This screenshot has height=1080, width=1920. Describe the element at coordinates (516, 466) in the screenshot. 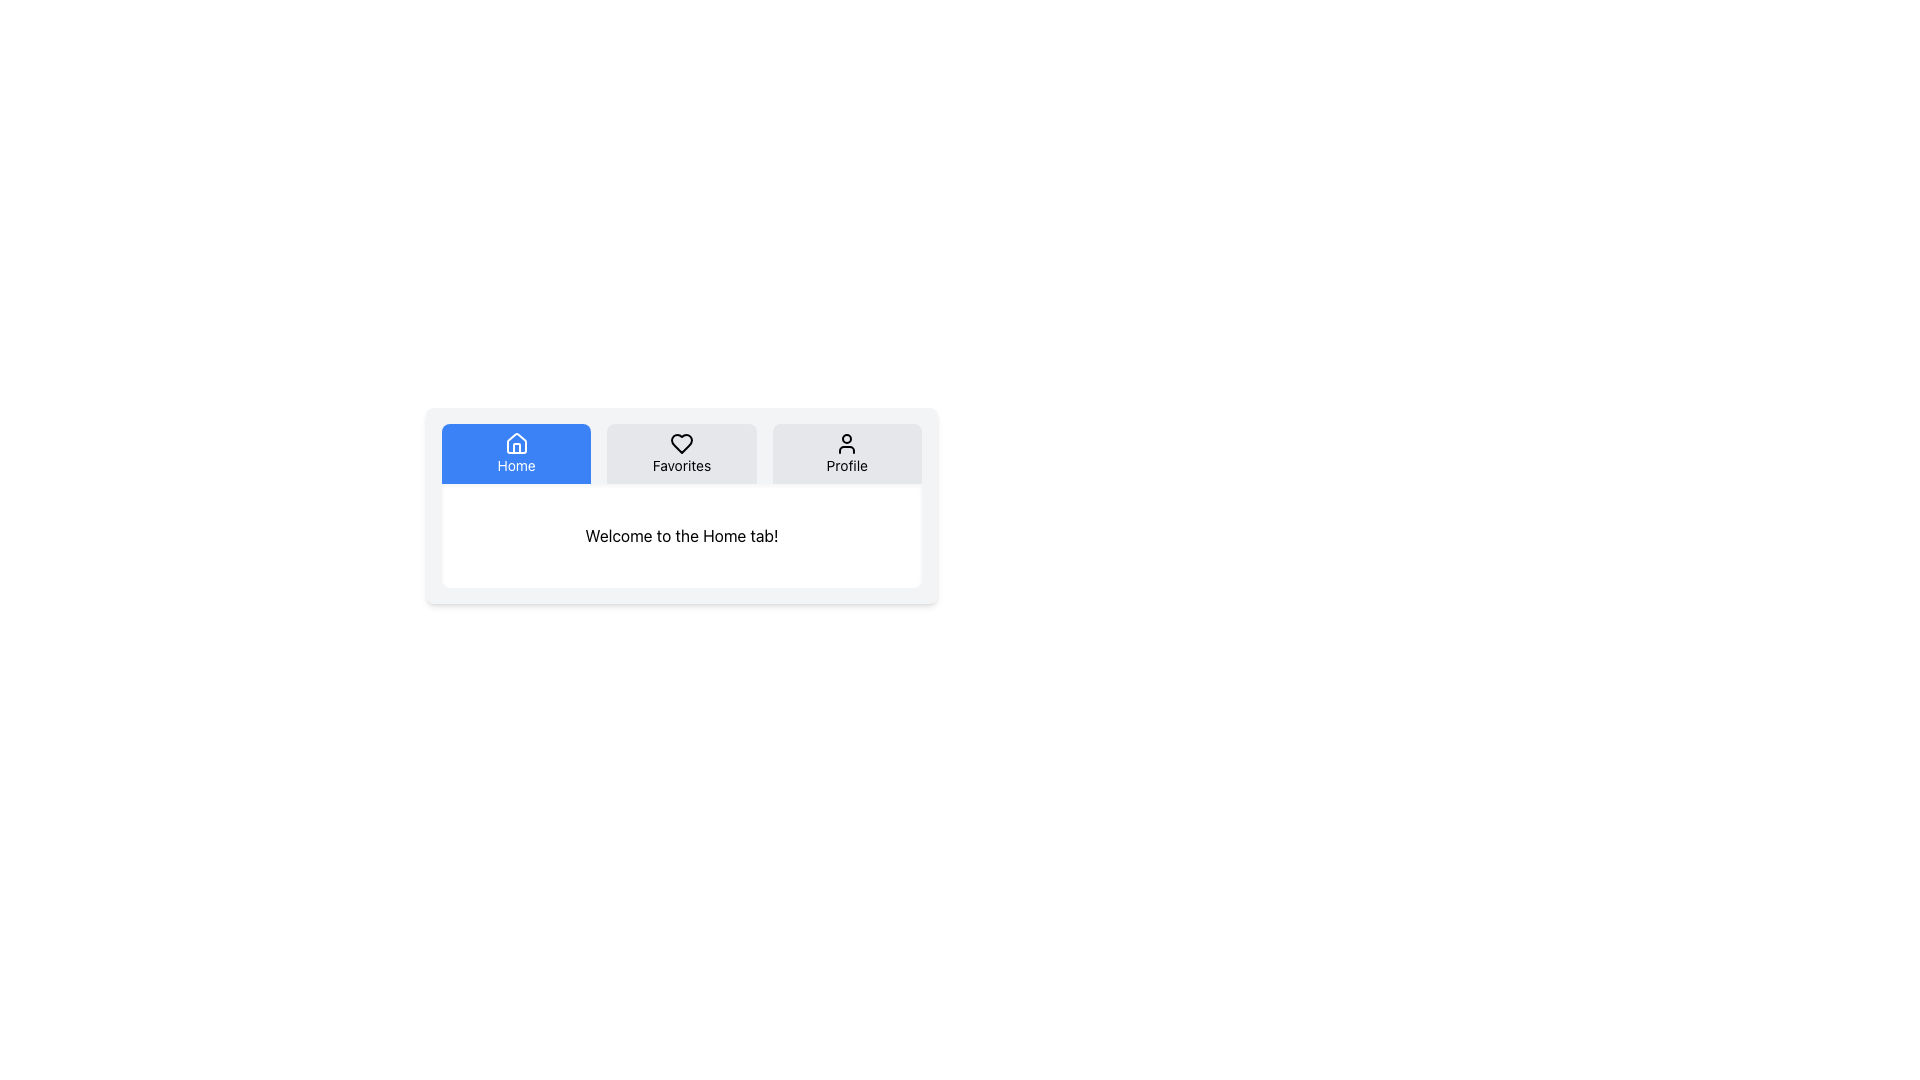

I see `the 'Home' text label which indicates the current tab selected in the horizontal tab group` at that location.